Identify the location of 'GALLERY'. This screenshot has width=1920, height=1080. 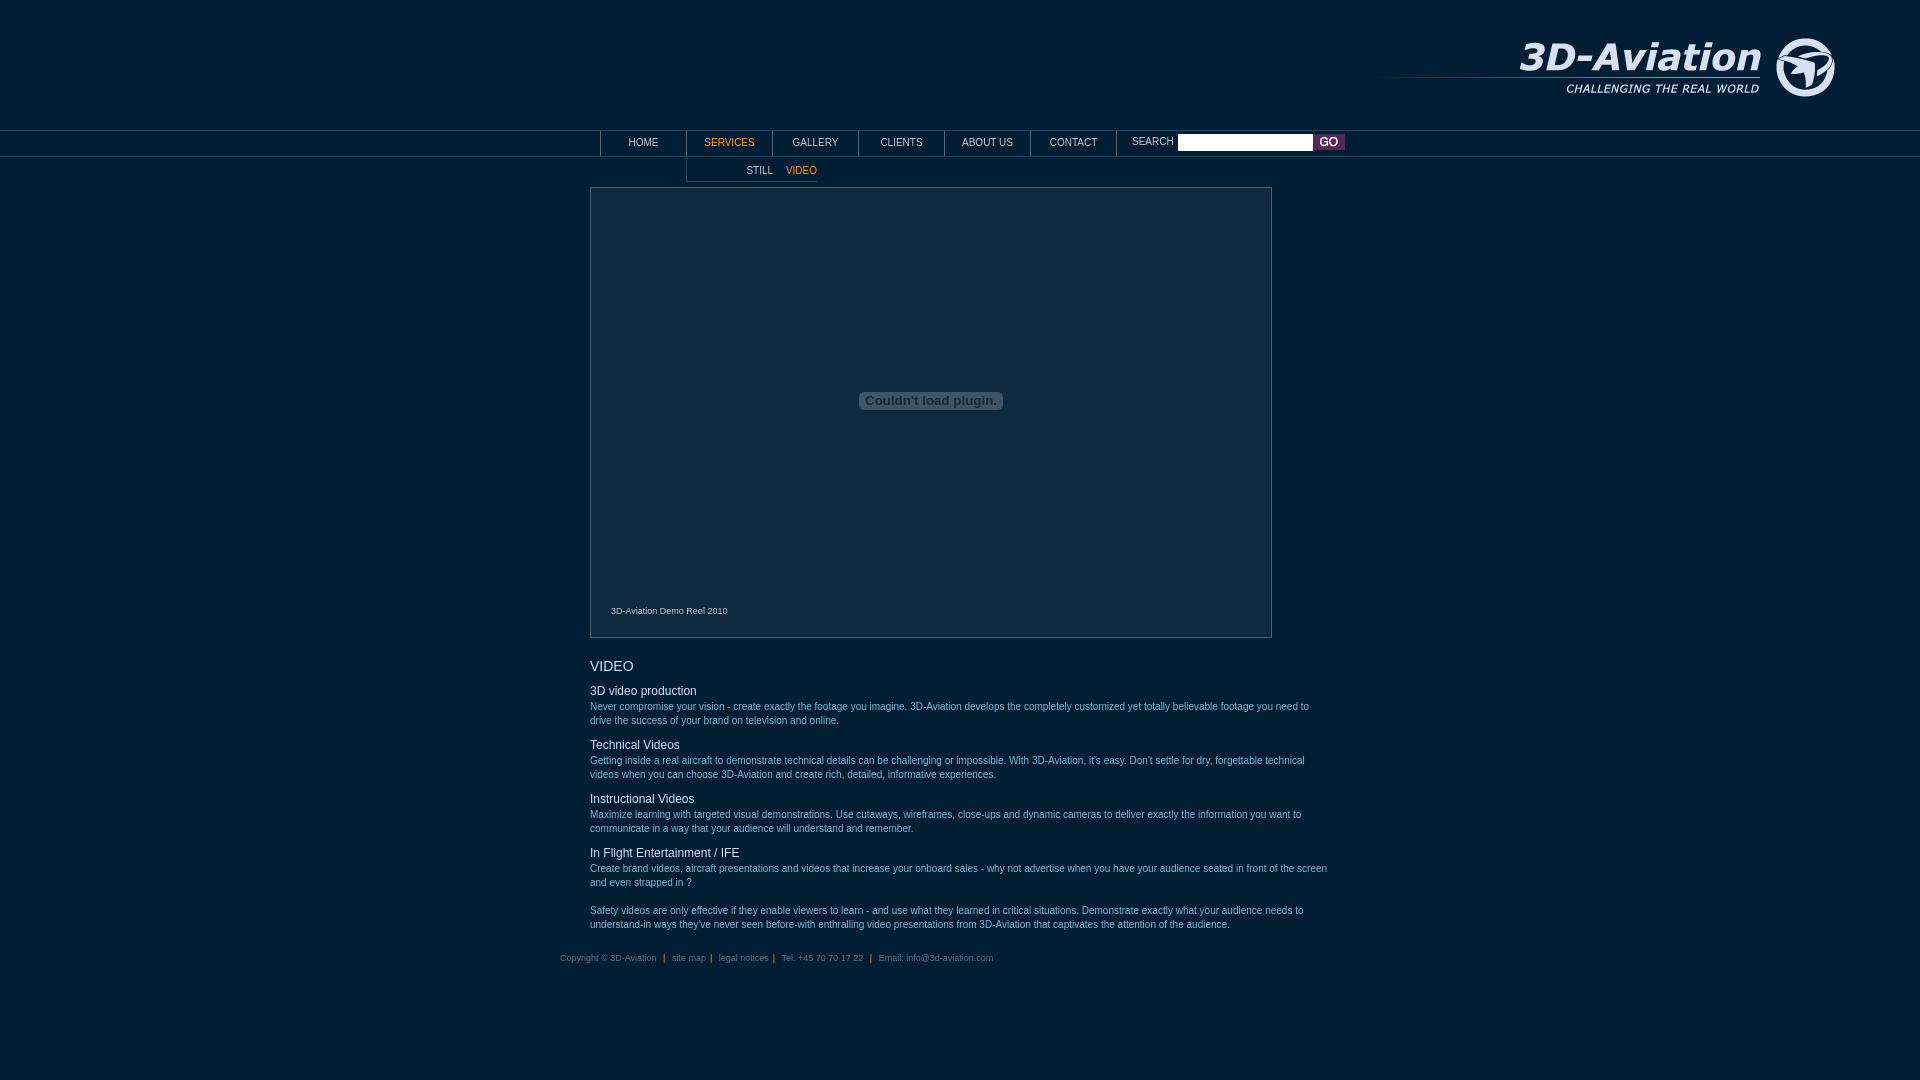
(815, 142).